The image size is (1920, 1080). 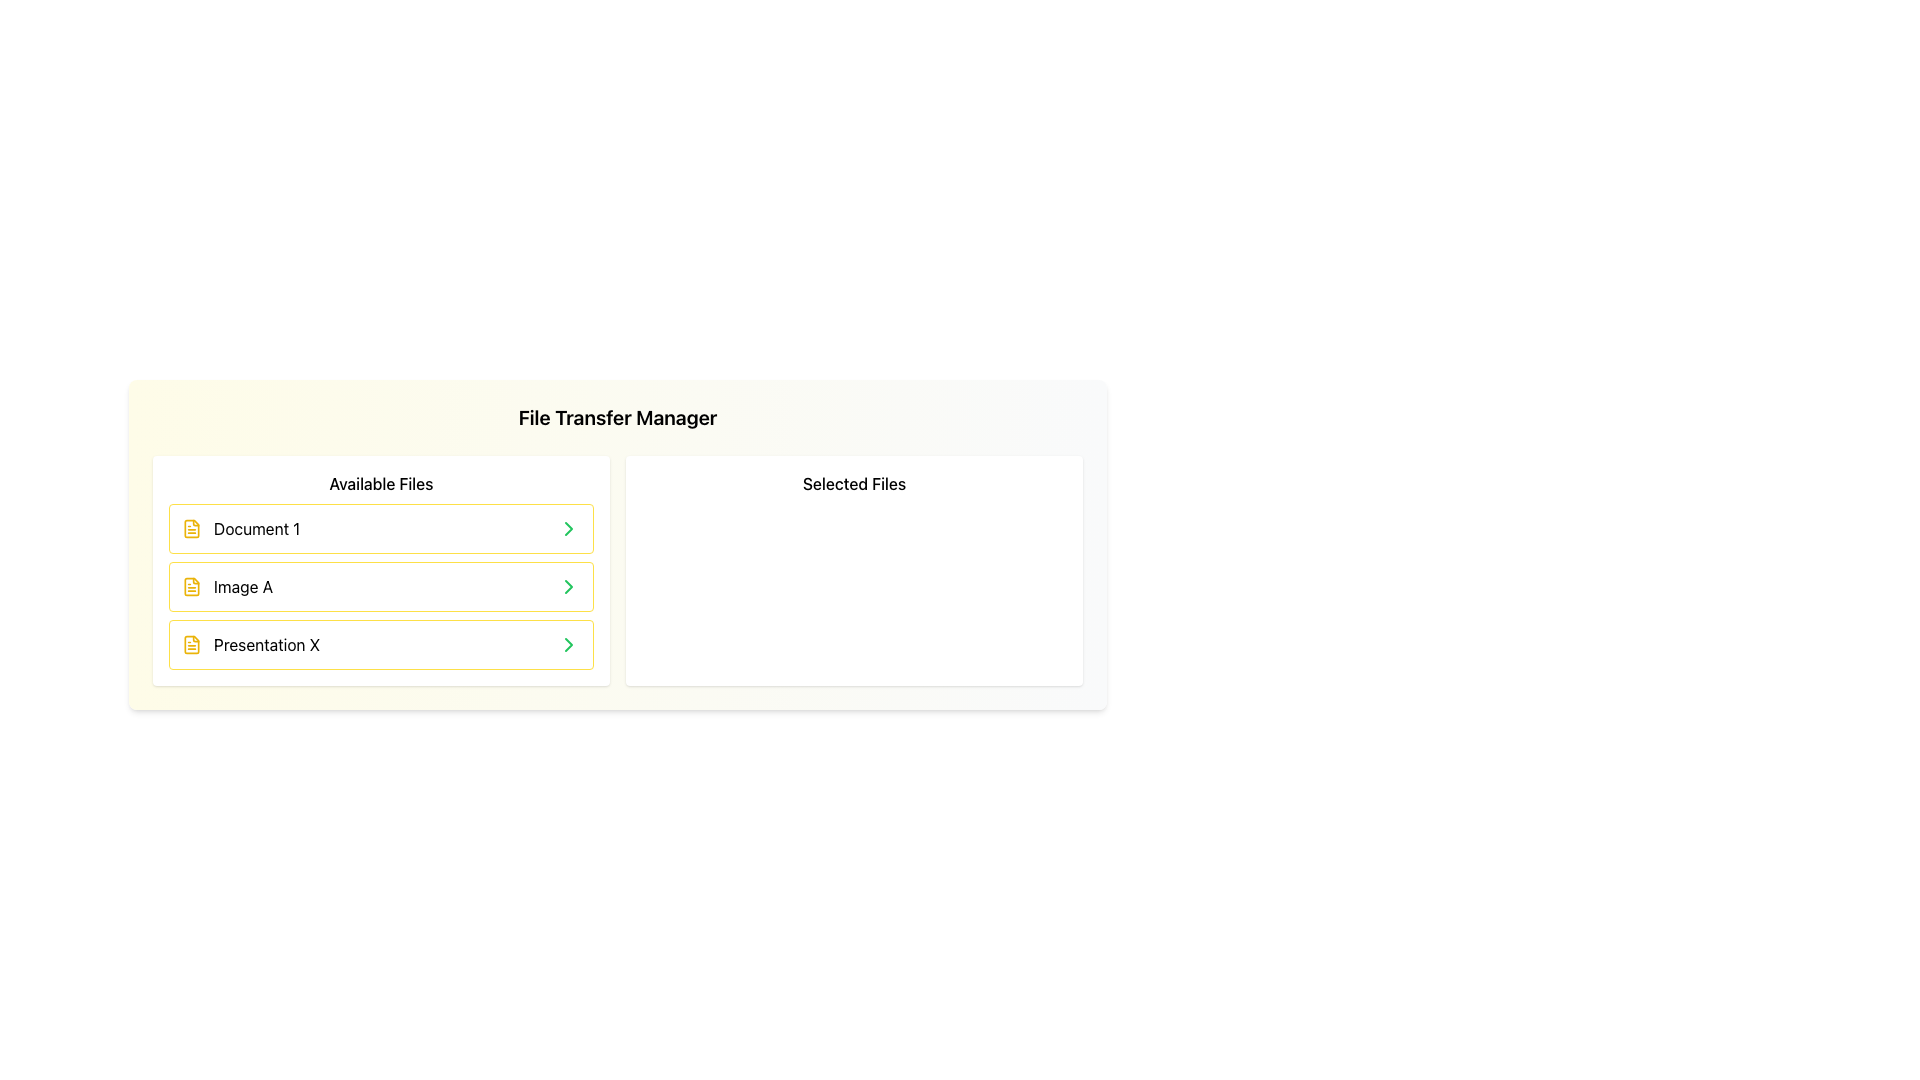 What do you see at coordinates (381, 585) in the screenshot?
I see `the second item in the 'Available Files' list, which relates to 'Image A'` at bounding box center [381, 585].